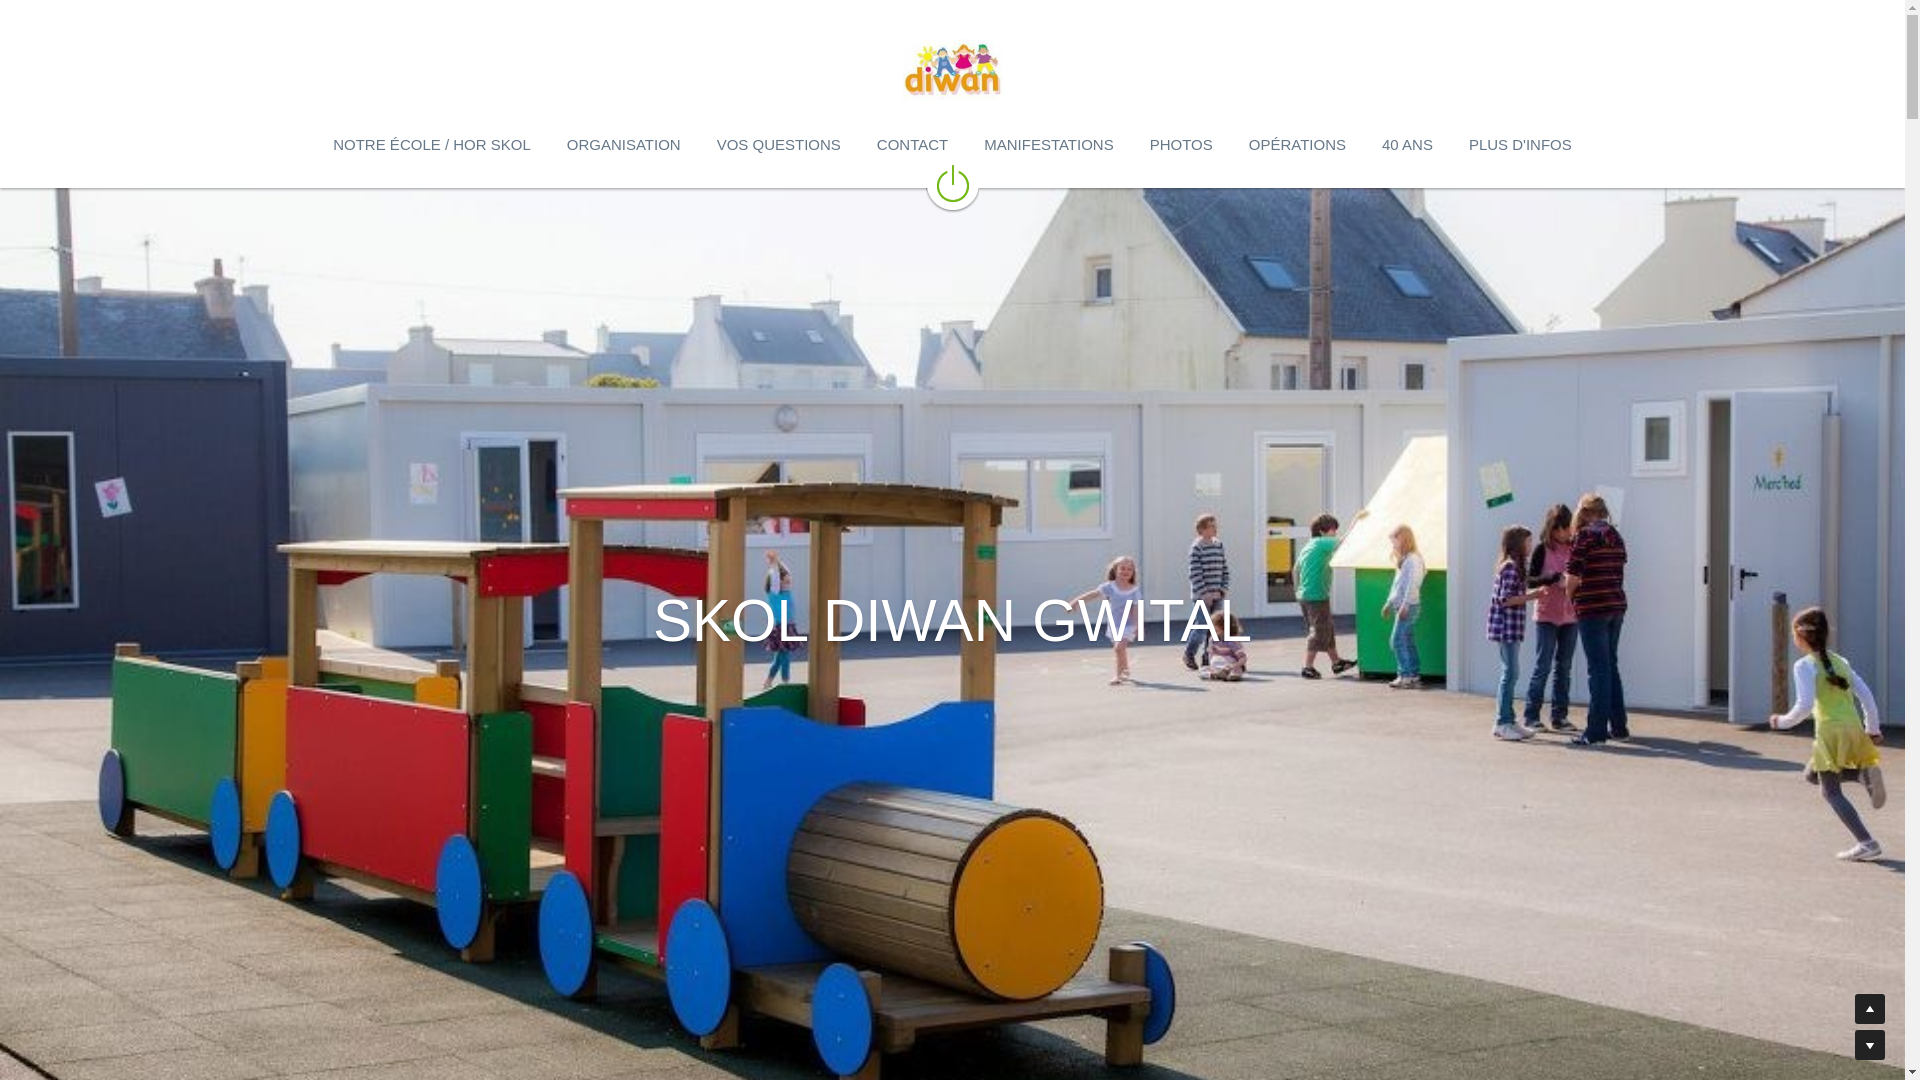 This screenshot has height=1080, width=1920. What do you see at coordinates (1406, 144) in the screenshot?
I see `'40 ANS'` at bounding box center [1406, 144].